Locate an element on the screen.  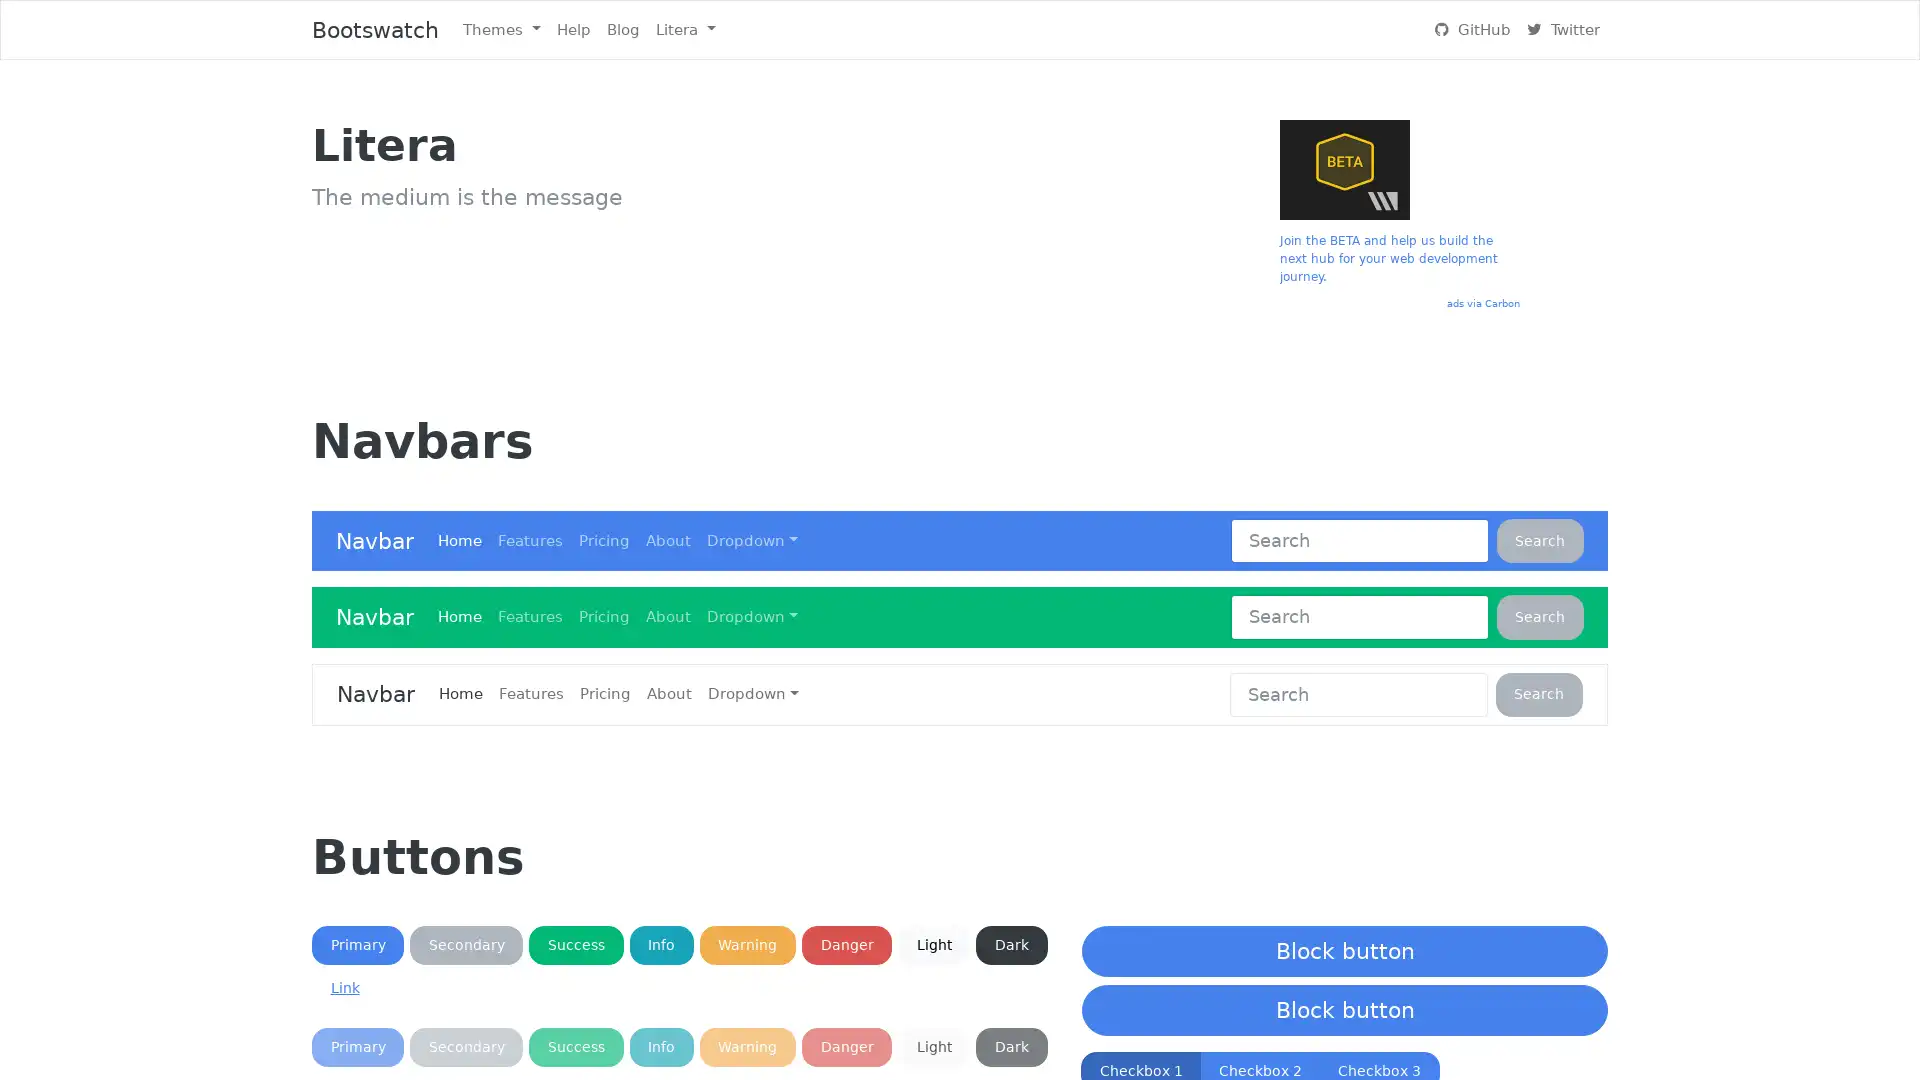
Block button is located at coordinates (1344, 1010).